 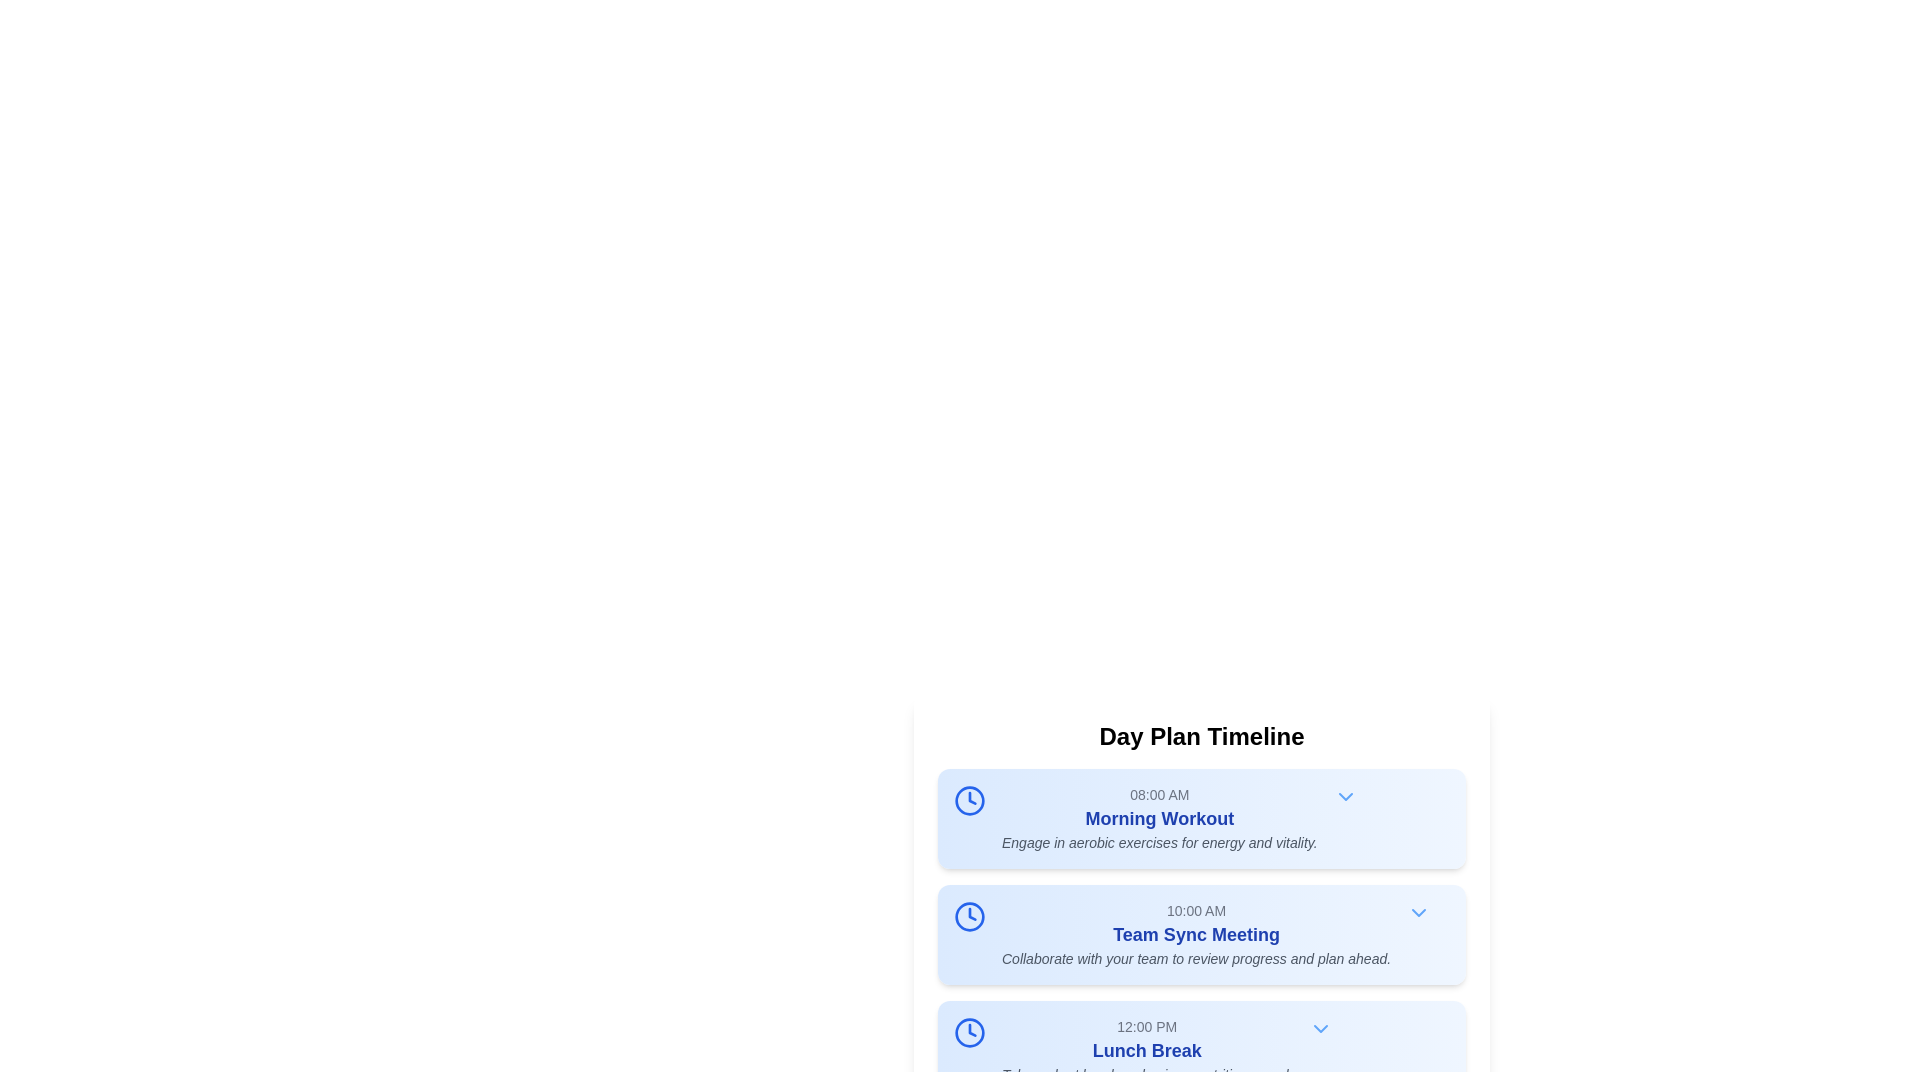 I want to click on the blue chevron-down icon located at the rightmost side of the 'Lunch Break' section in the day plan timeline to observe interaction cues, so click(x=1320, y=1029).